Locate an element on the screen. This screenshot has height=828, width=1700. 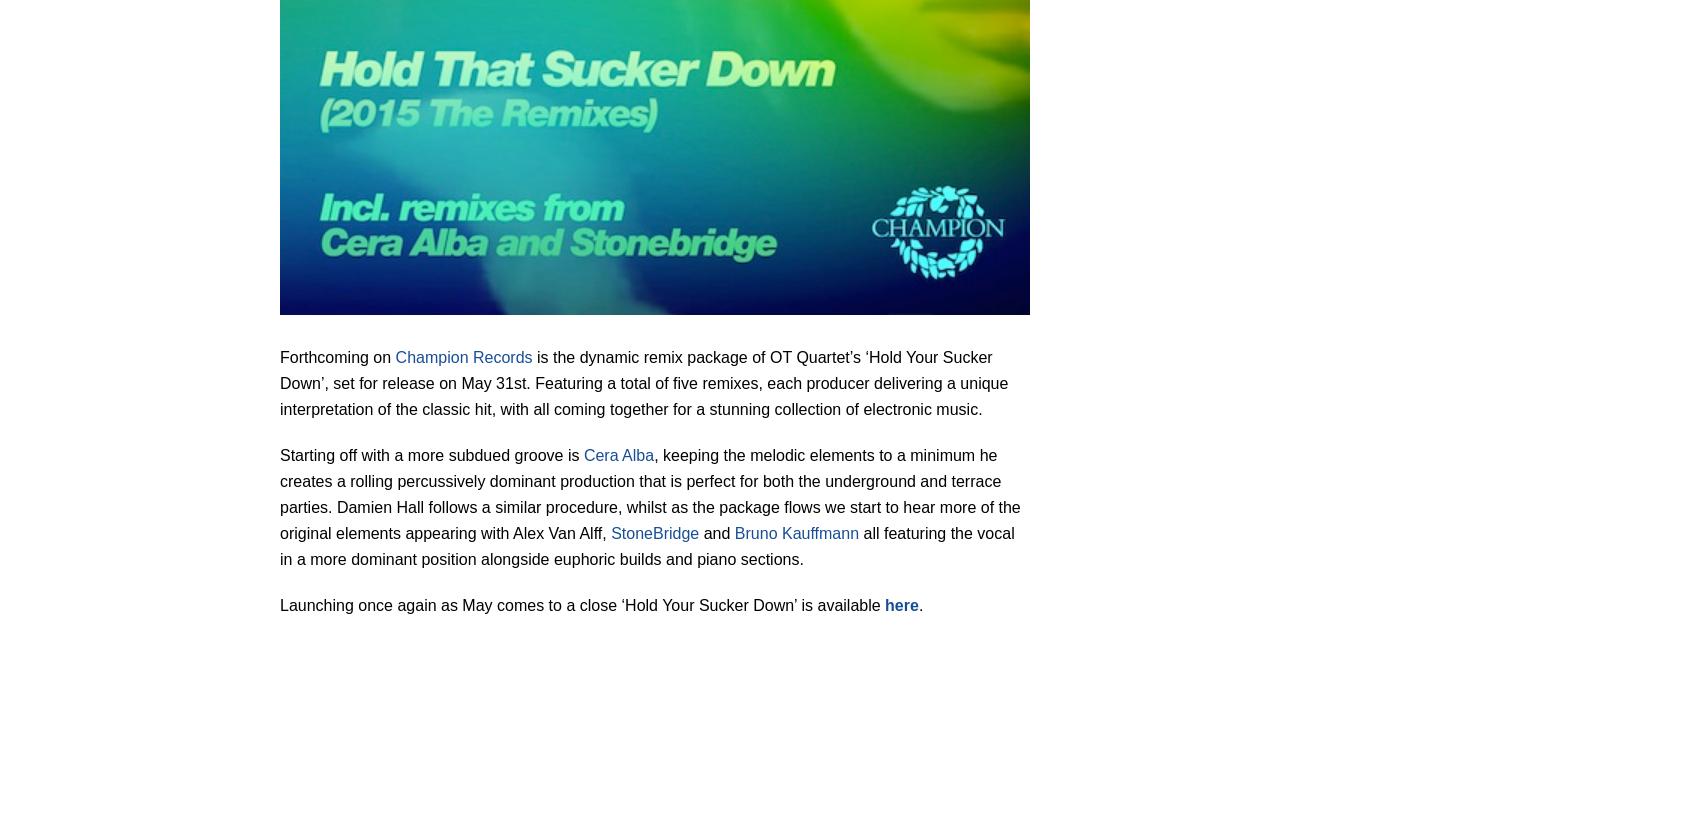
'Cera Alba' is located at coordinates (617, 453).